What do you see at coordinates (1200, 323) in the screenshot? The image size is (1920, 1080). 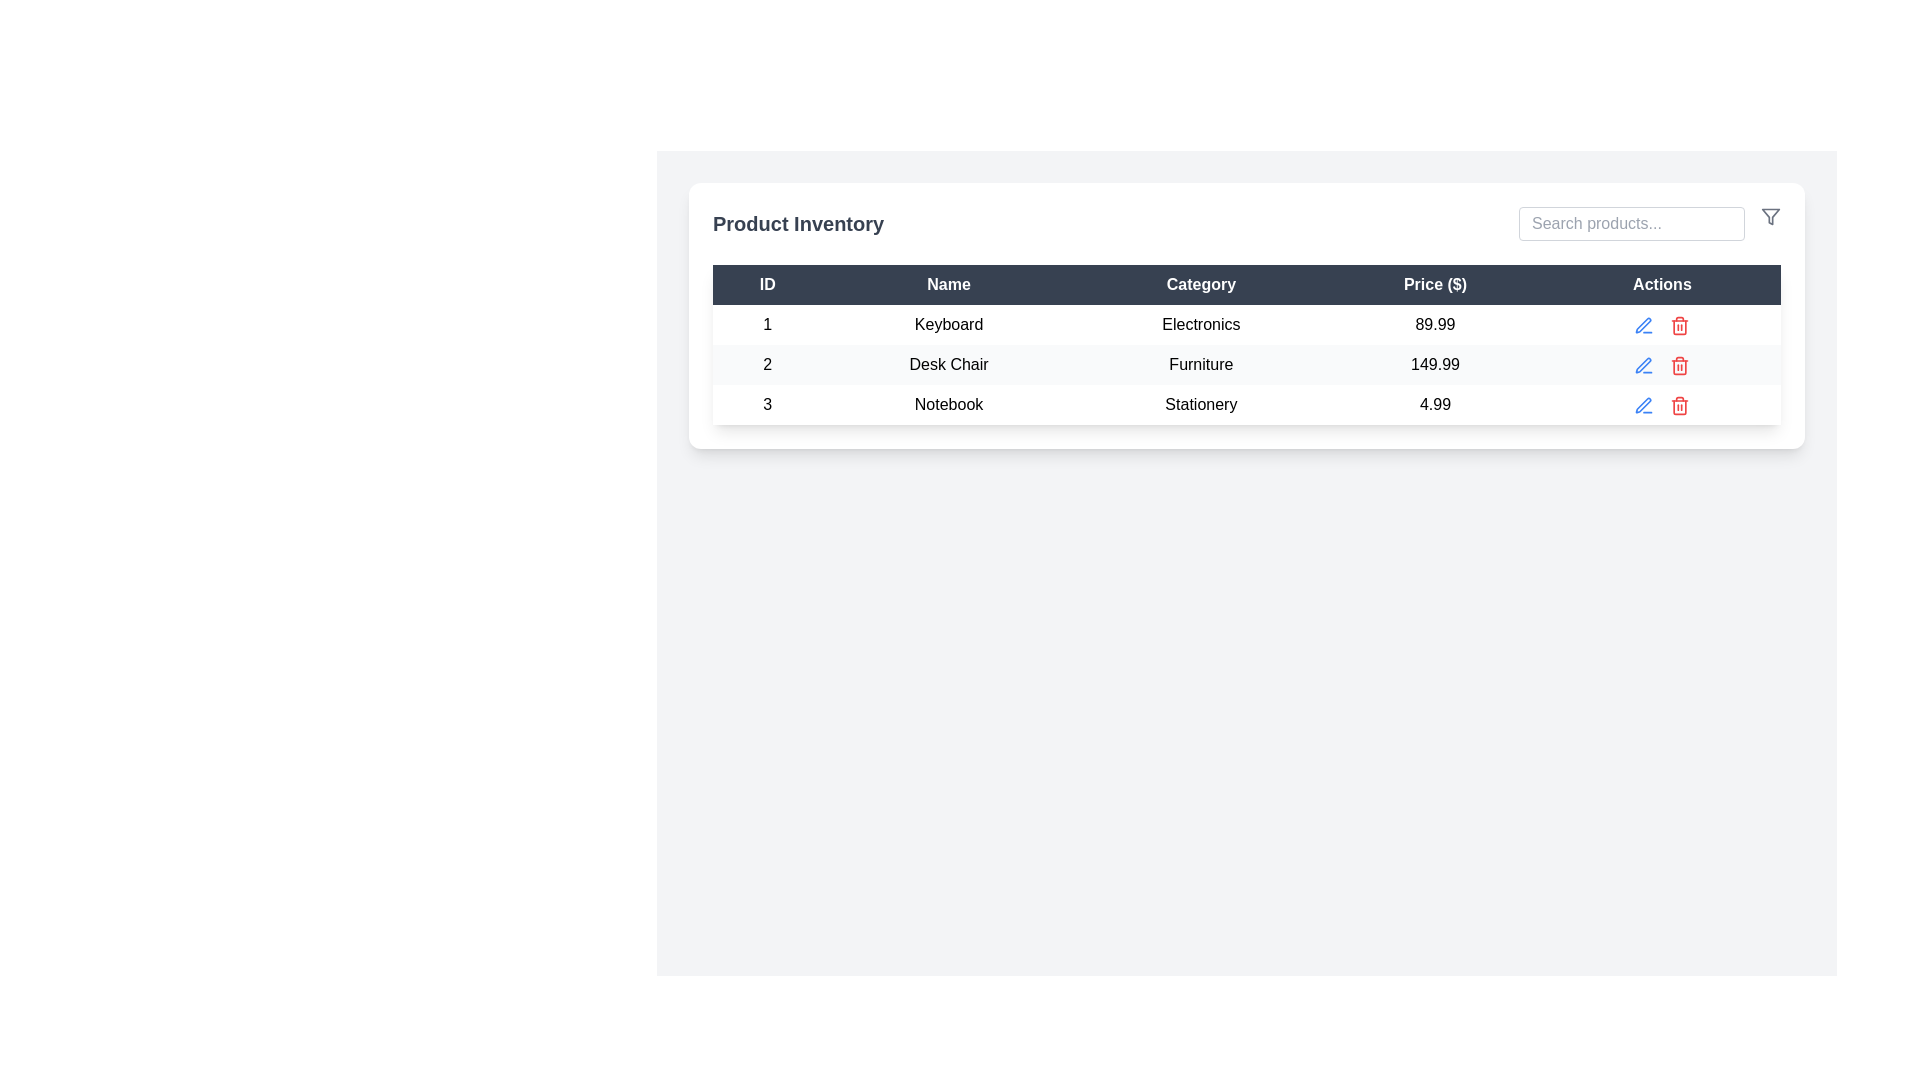 I see `the Text Display element that indicates the category of the product in the first data row of the table, located between the 'Name' column with 'Keyboard' and the 'Price ($)' column with '89.99'` at bounding box center [1200, 323].